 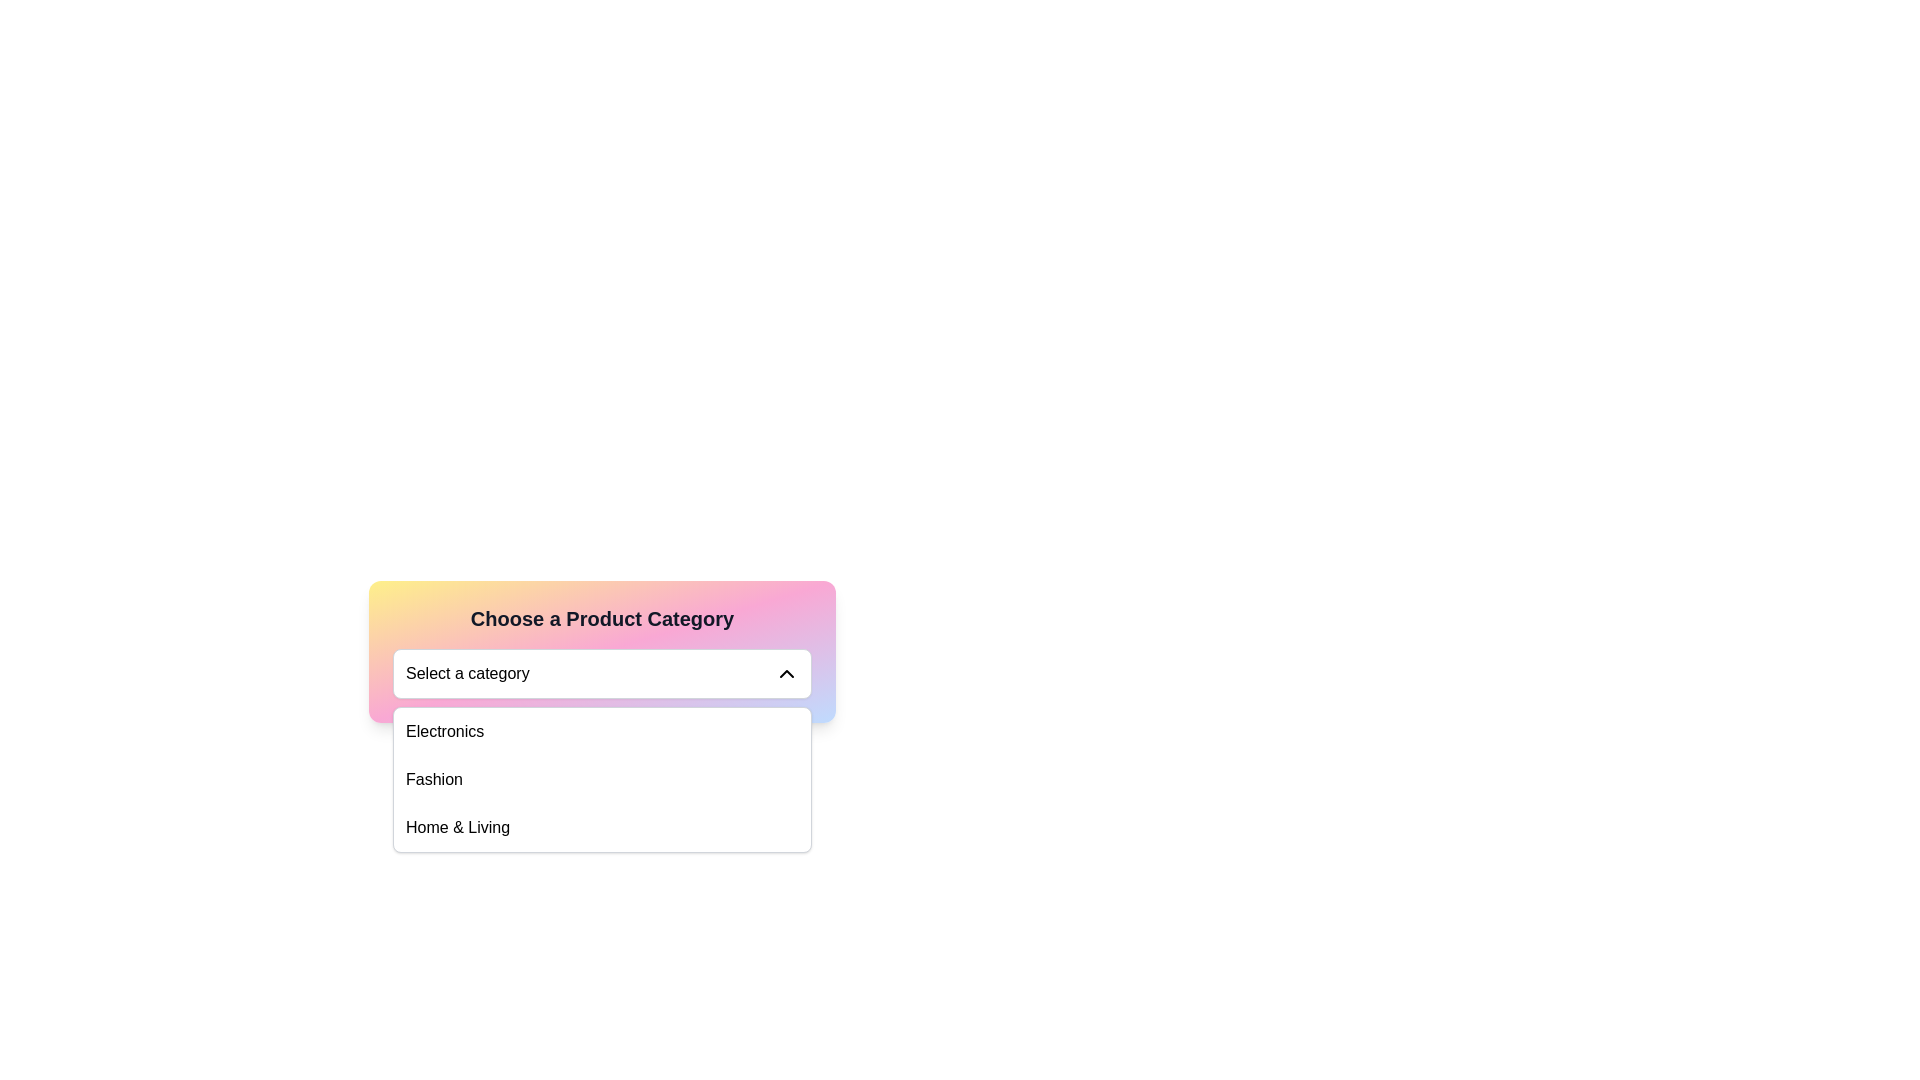 I want to click on the dropdown menu for selecting a category from the list of options such as 'Electronics', 'Fashion', and 'Home & Living', so click(x=601, y=674).